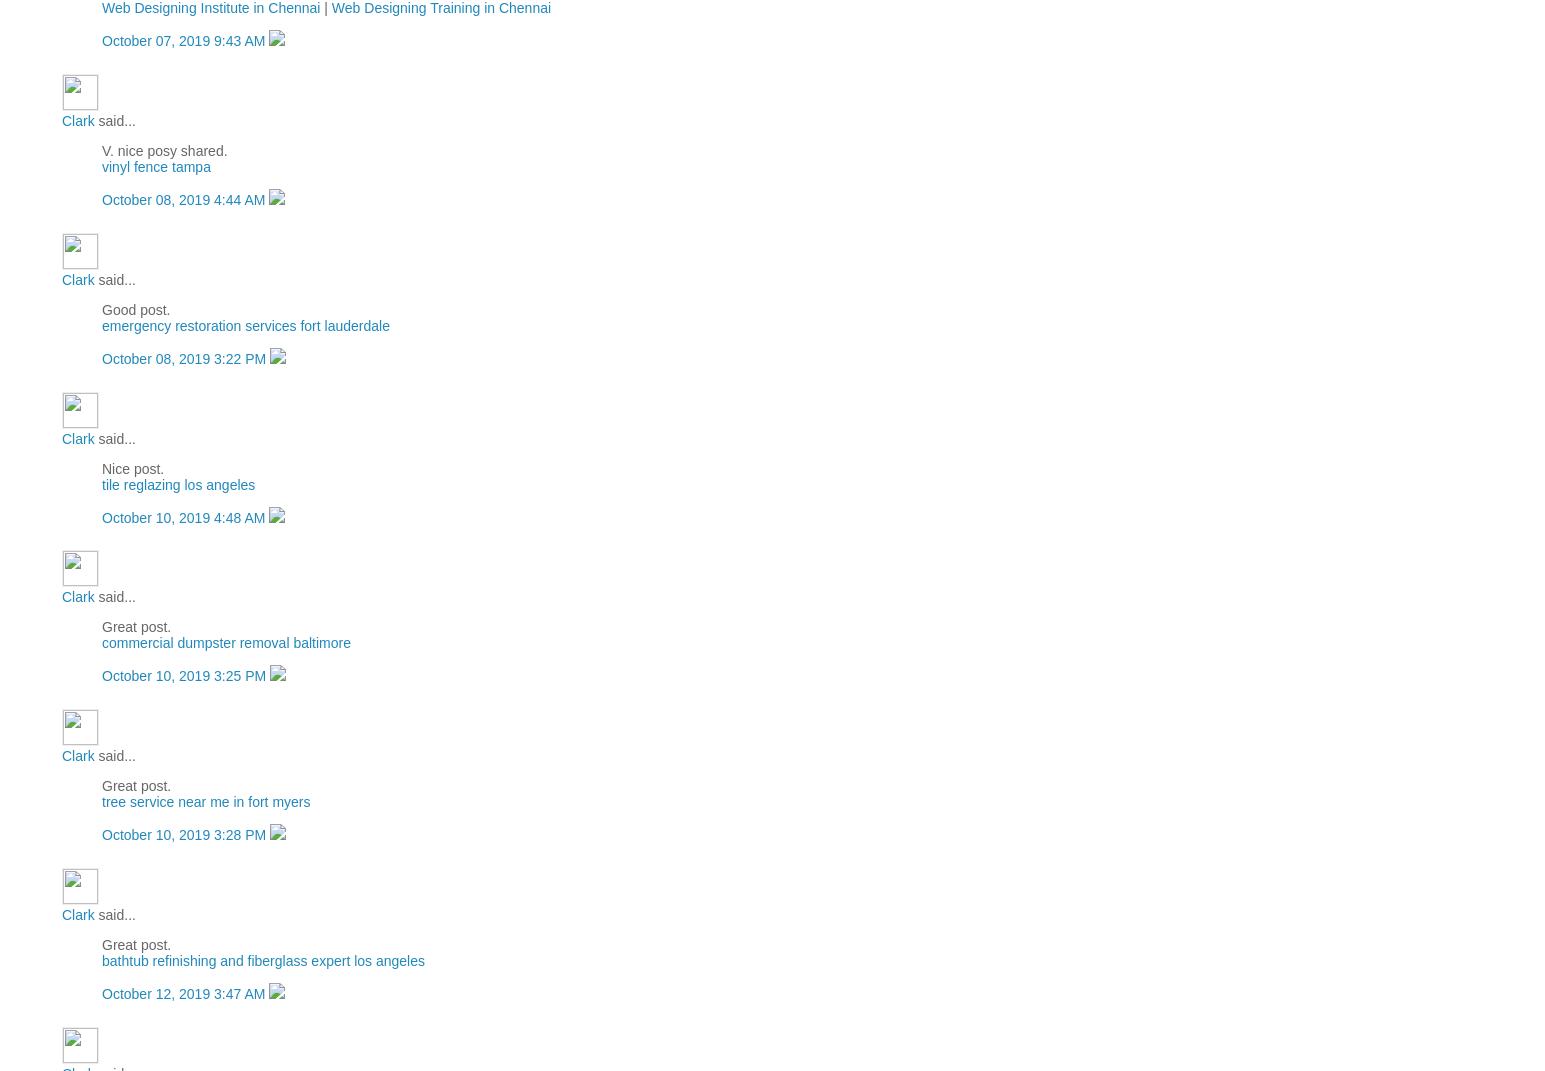  I want to click on 'tree service near me in fort myers', so click(205, 800).